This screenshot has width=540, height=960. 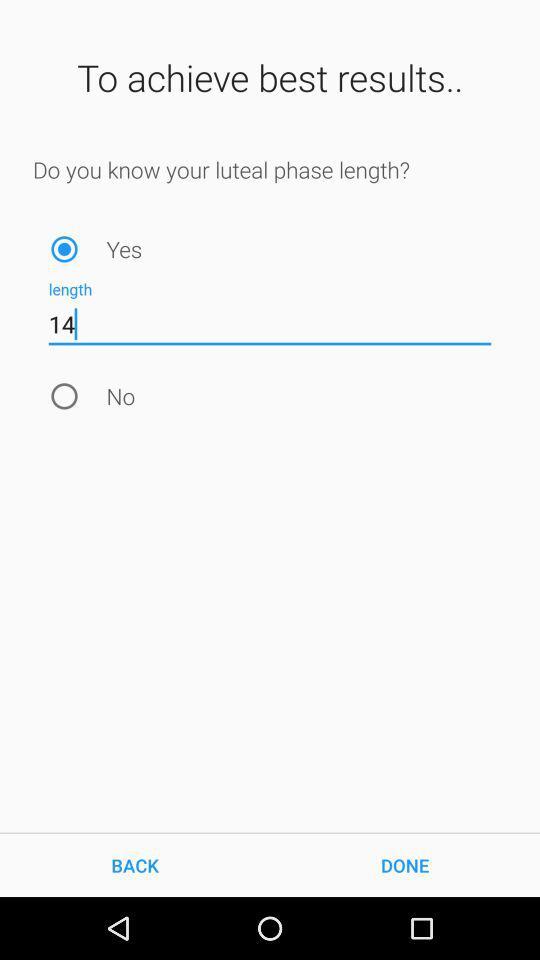 What do you see at coordinates (135, 864) in the screenshot?
I see `the back at the bottom left corner` at bounding box center [135, 864].